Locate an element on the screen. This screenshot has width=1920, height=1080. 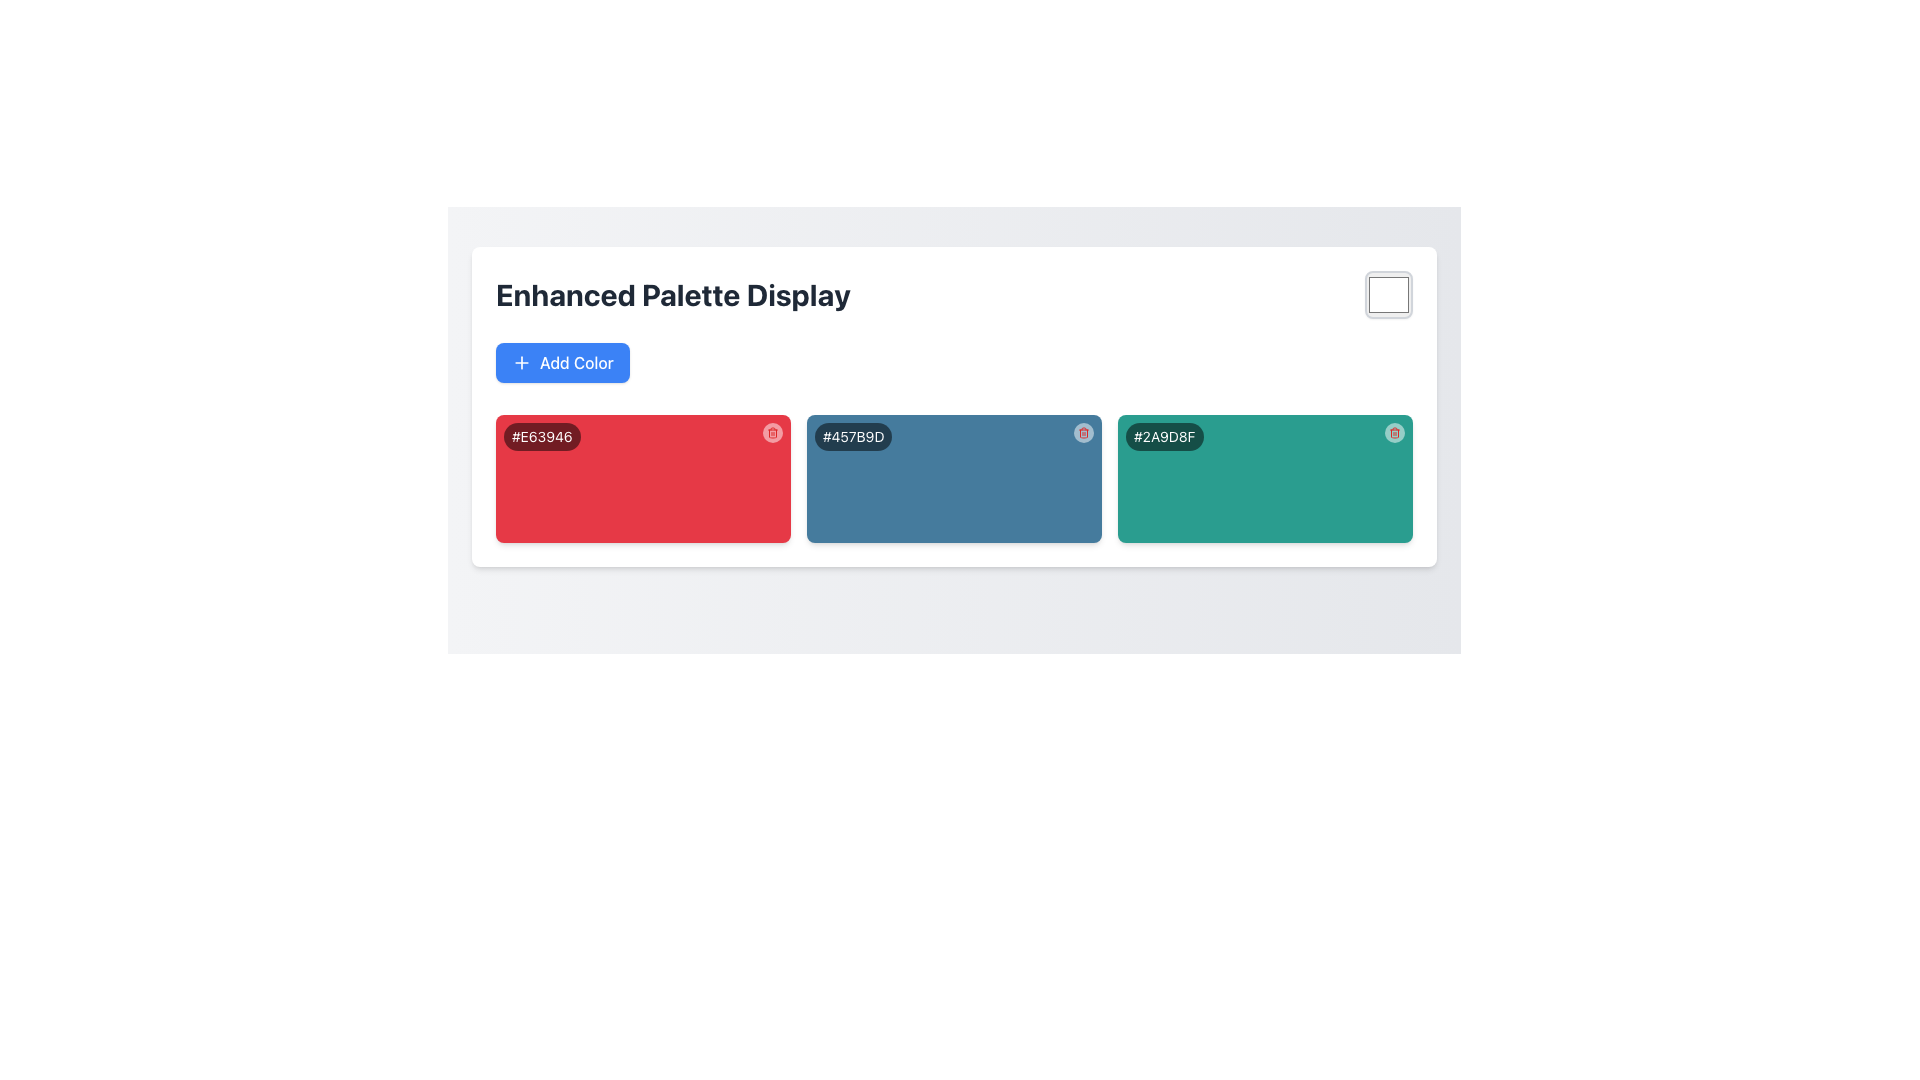
the label displaying the text '#2A9D8F' which is located in the top-left corner of the rightmost green card in a row of three cards is located at coordinates (1164, 435).